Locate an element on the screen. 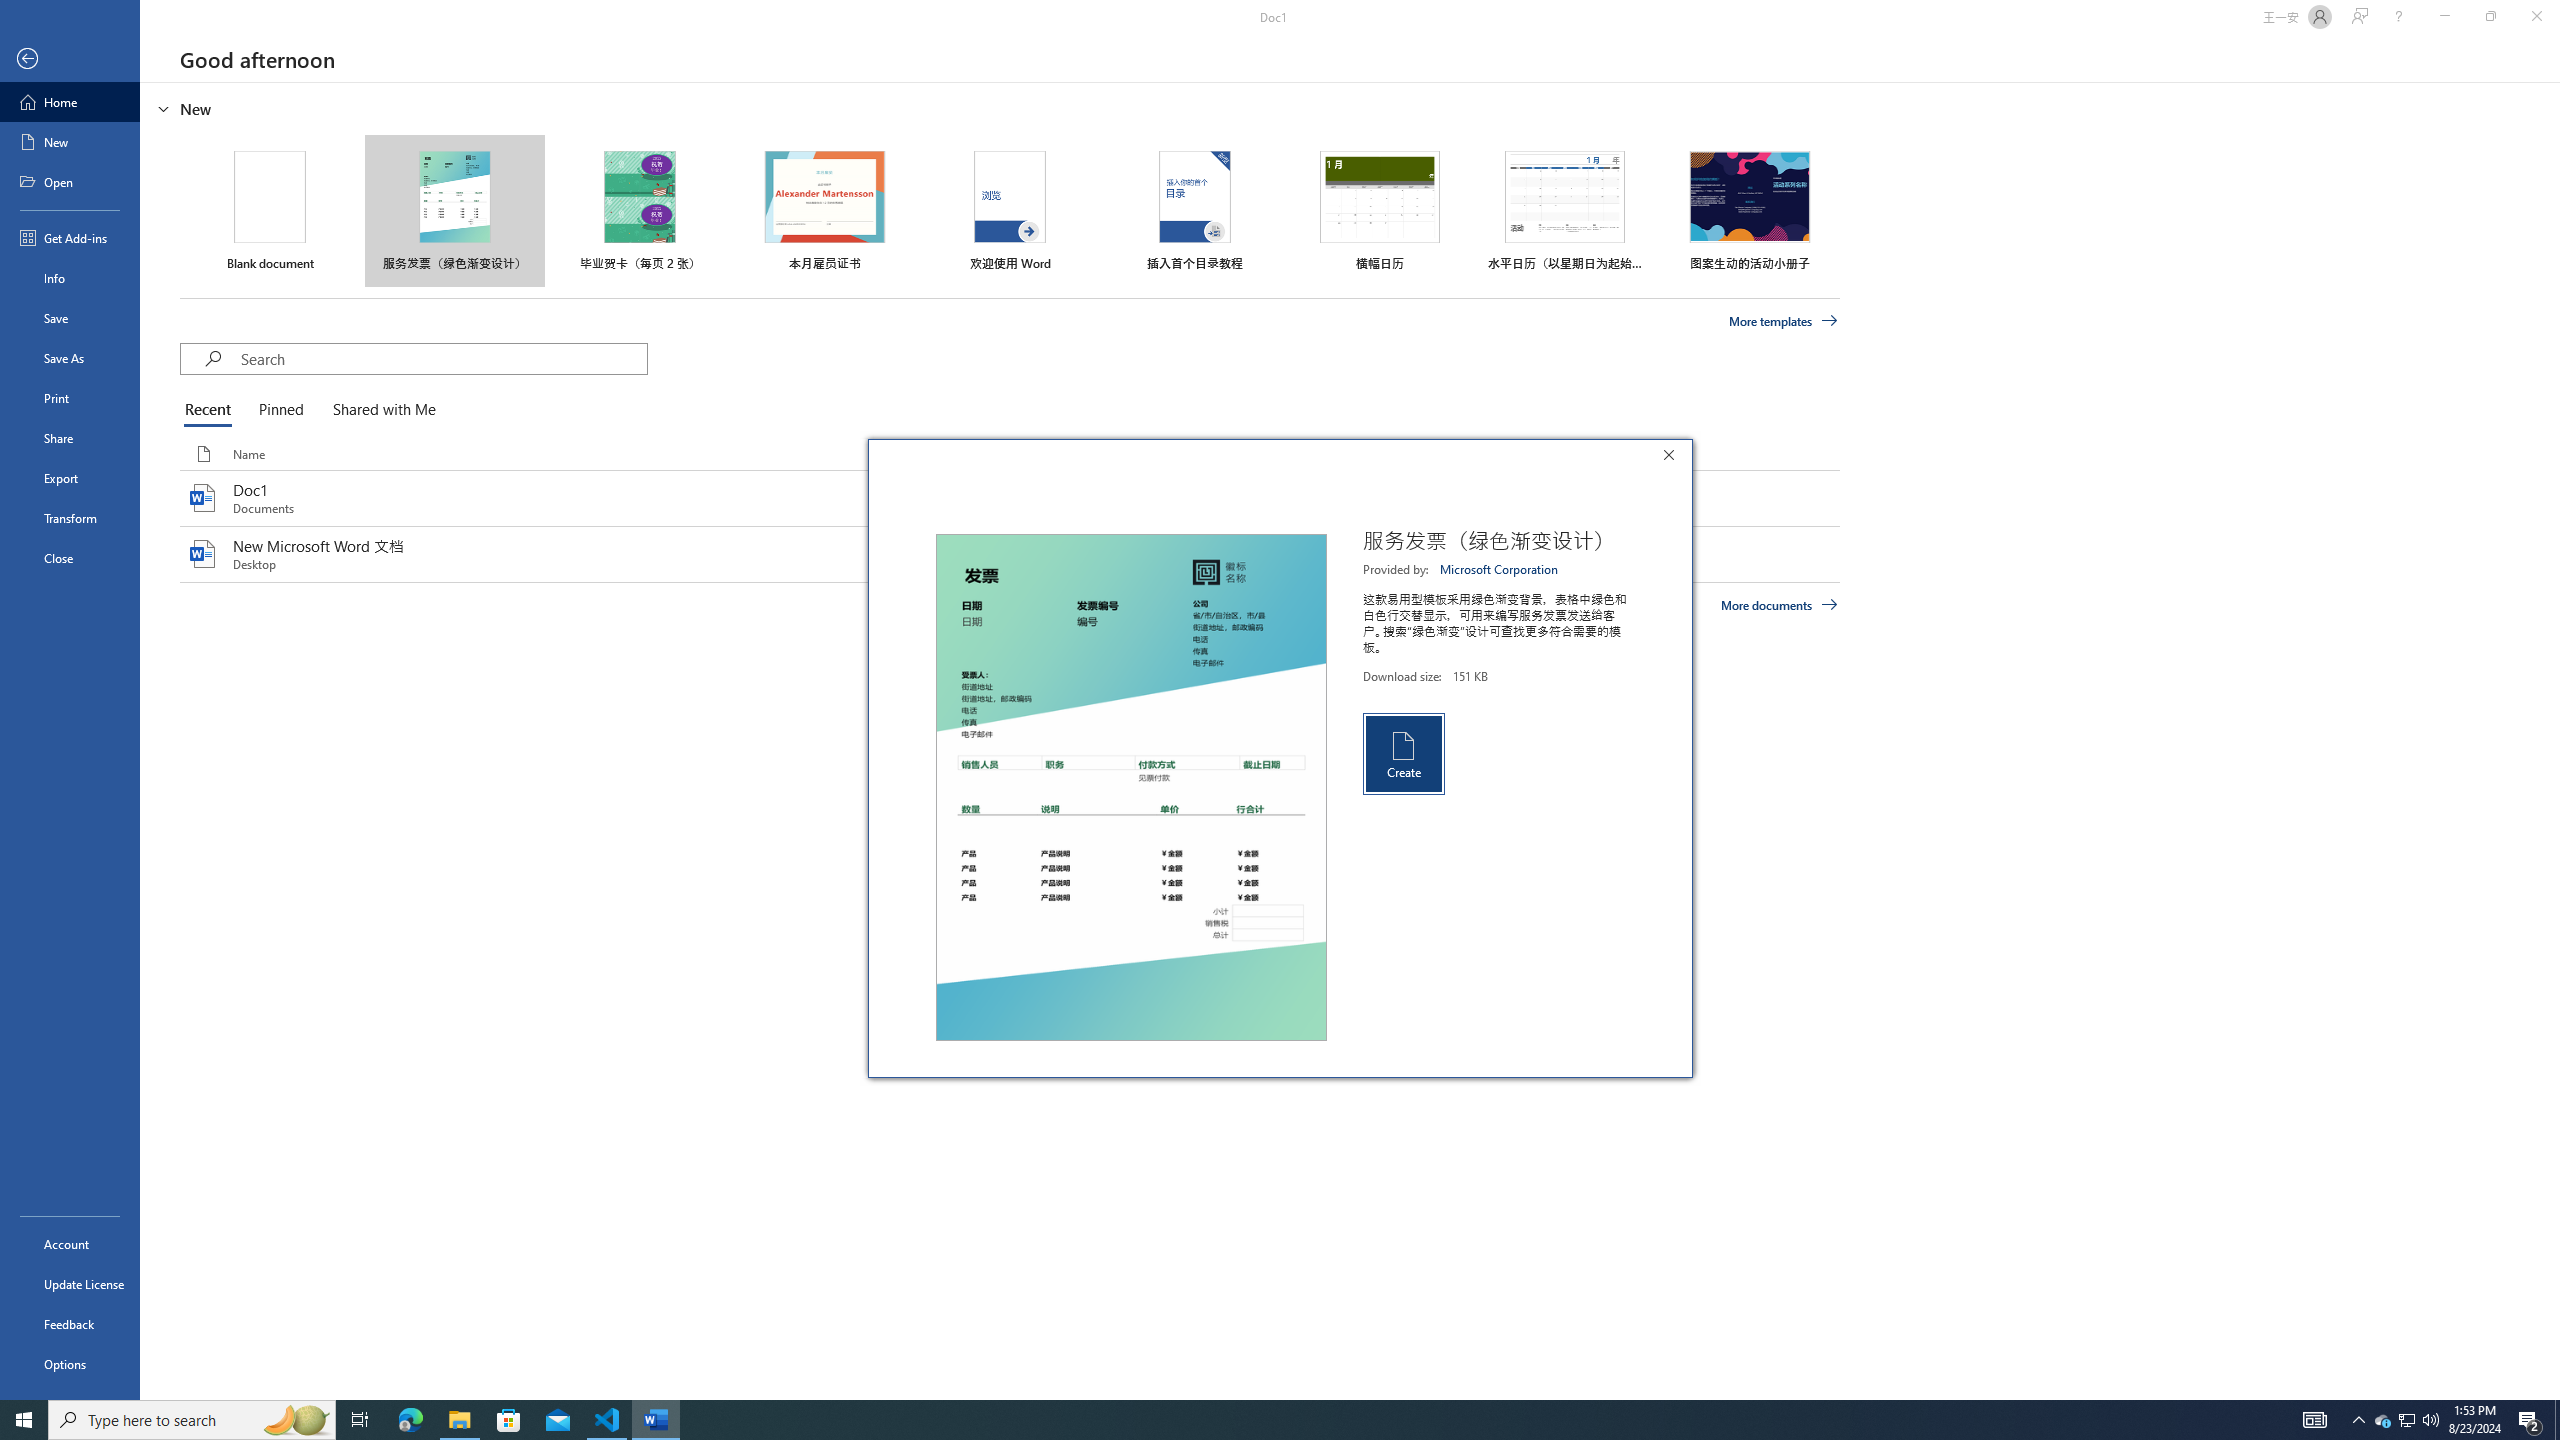 This screenshot has width=2560, height=1440. 'Get Add-ins' is located at coordinates (69, 237).